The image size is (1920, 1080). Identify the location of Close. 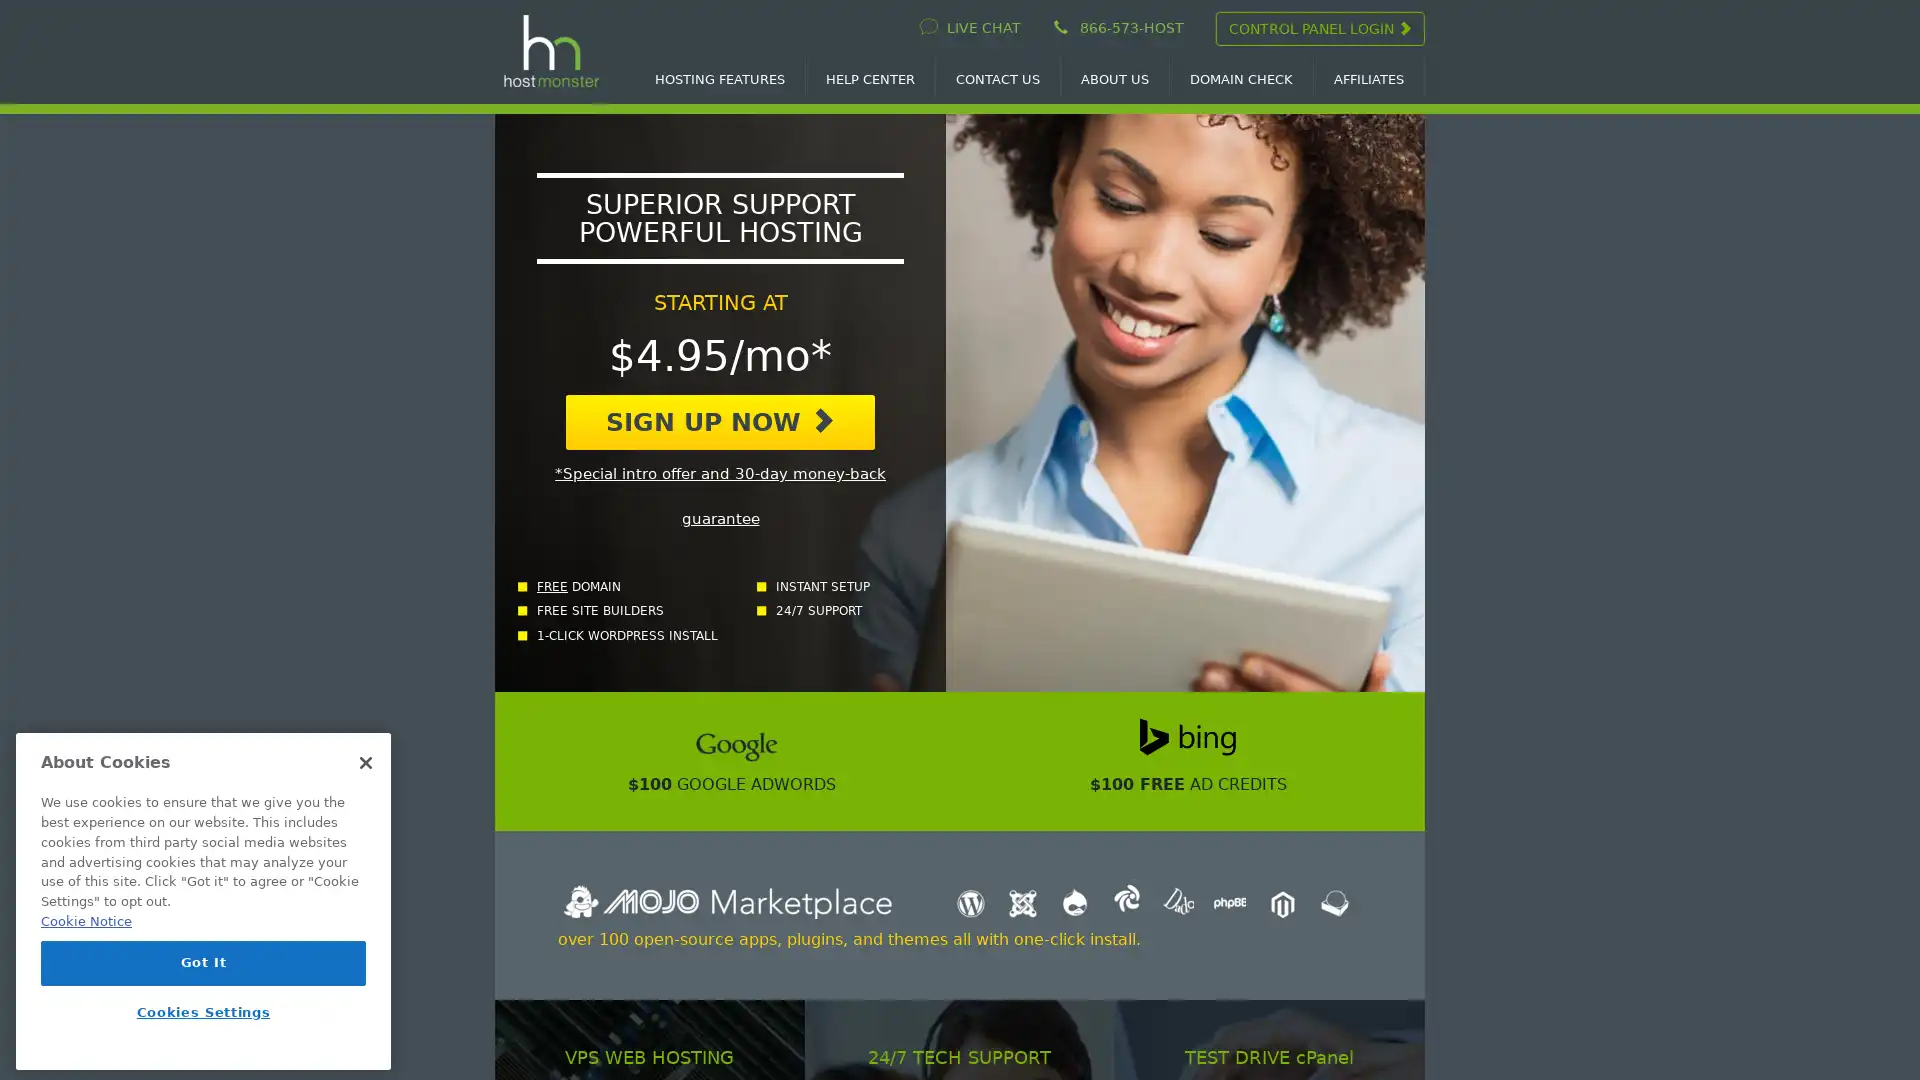
(365, 763).